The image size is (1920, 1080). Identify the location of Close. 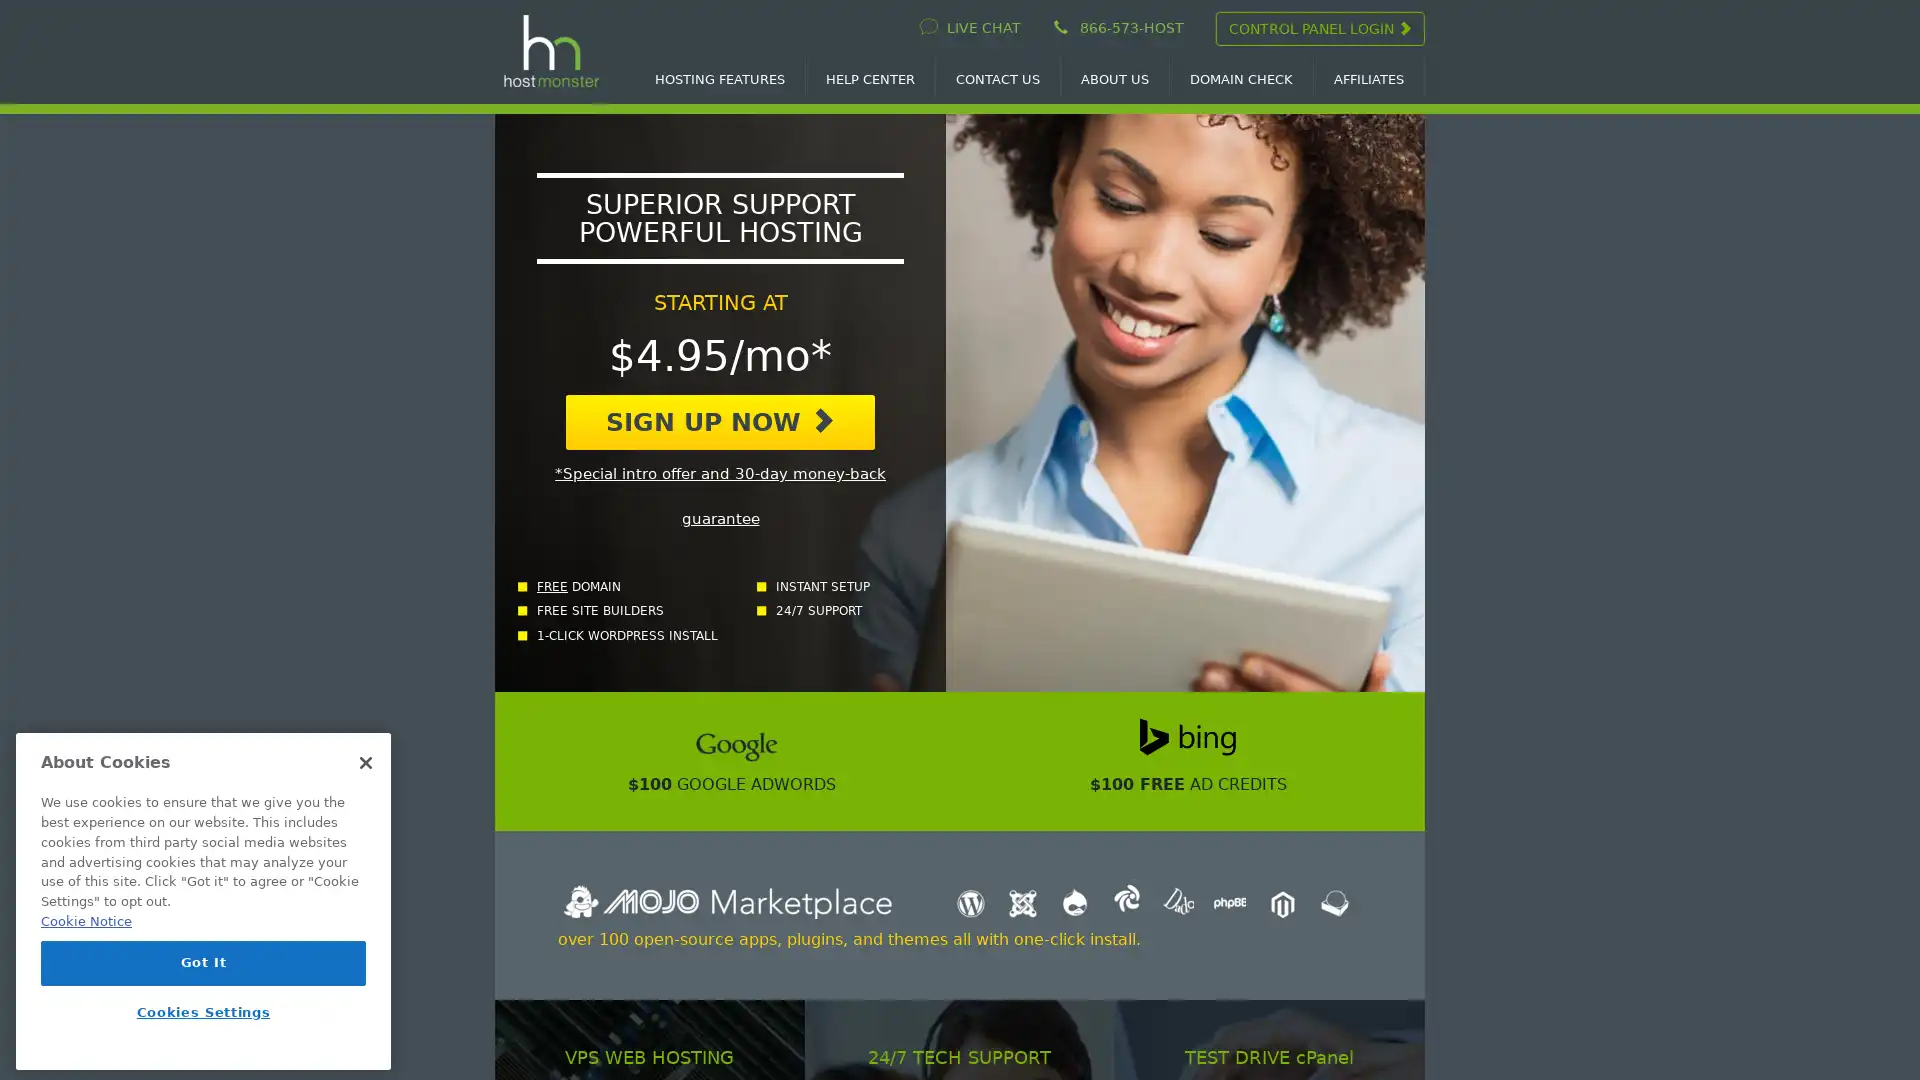
(365, 763).